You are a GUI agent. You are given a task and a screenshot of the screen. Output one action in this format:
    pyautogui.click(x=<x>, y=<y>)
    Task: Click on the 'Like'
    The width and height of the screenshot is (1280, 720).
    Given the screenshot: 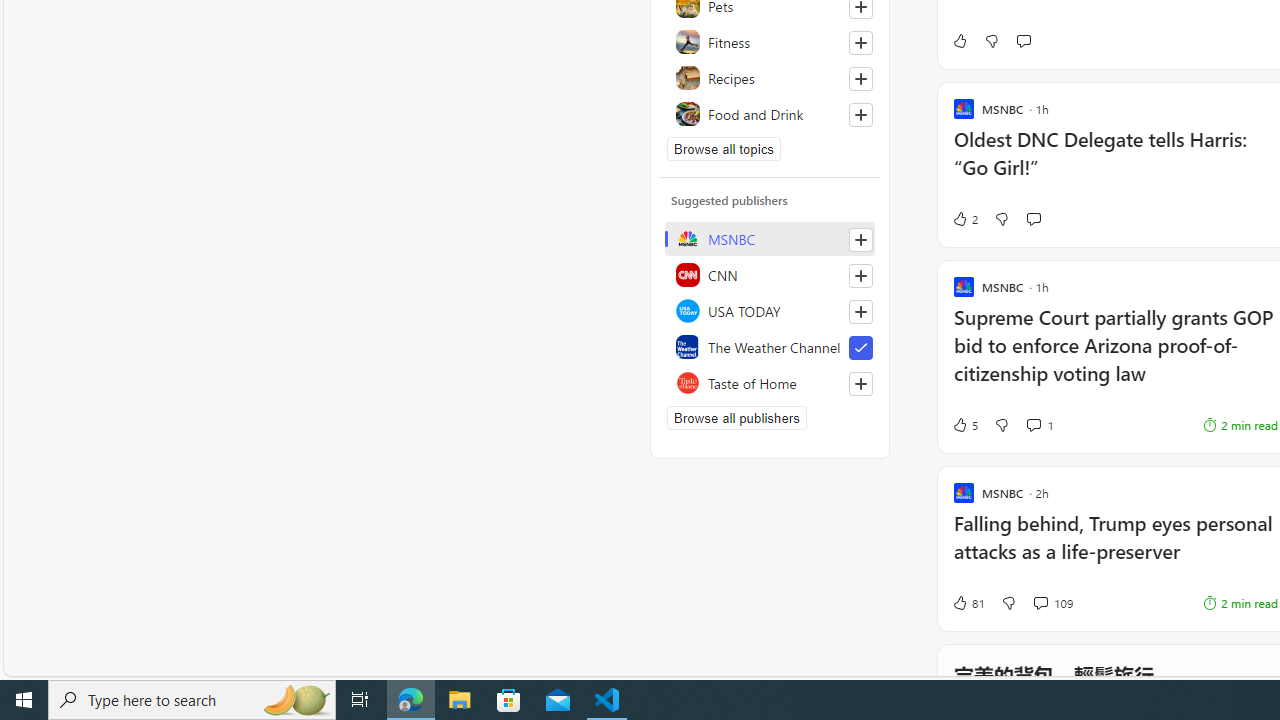 What is the action you would take?
    pyautogui.click(x=958, y=41)
    